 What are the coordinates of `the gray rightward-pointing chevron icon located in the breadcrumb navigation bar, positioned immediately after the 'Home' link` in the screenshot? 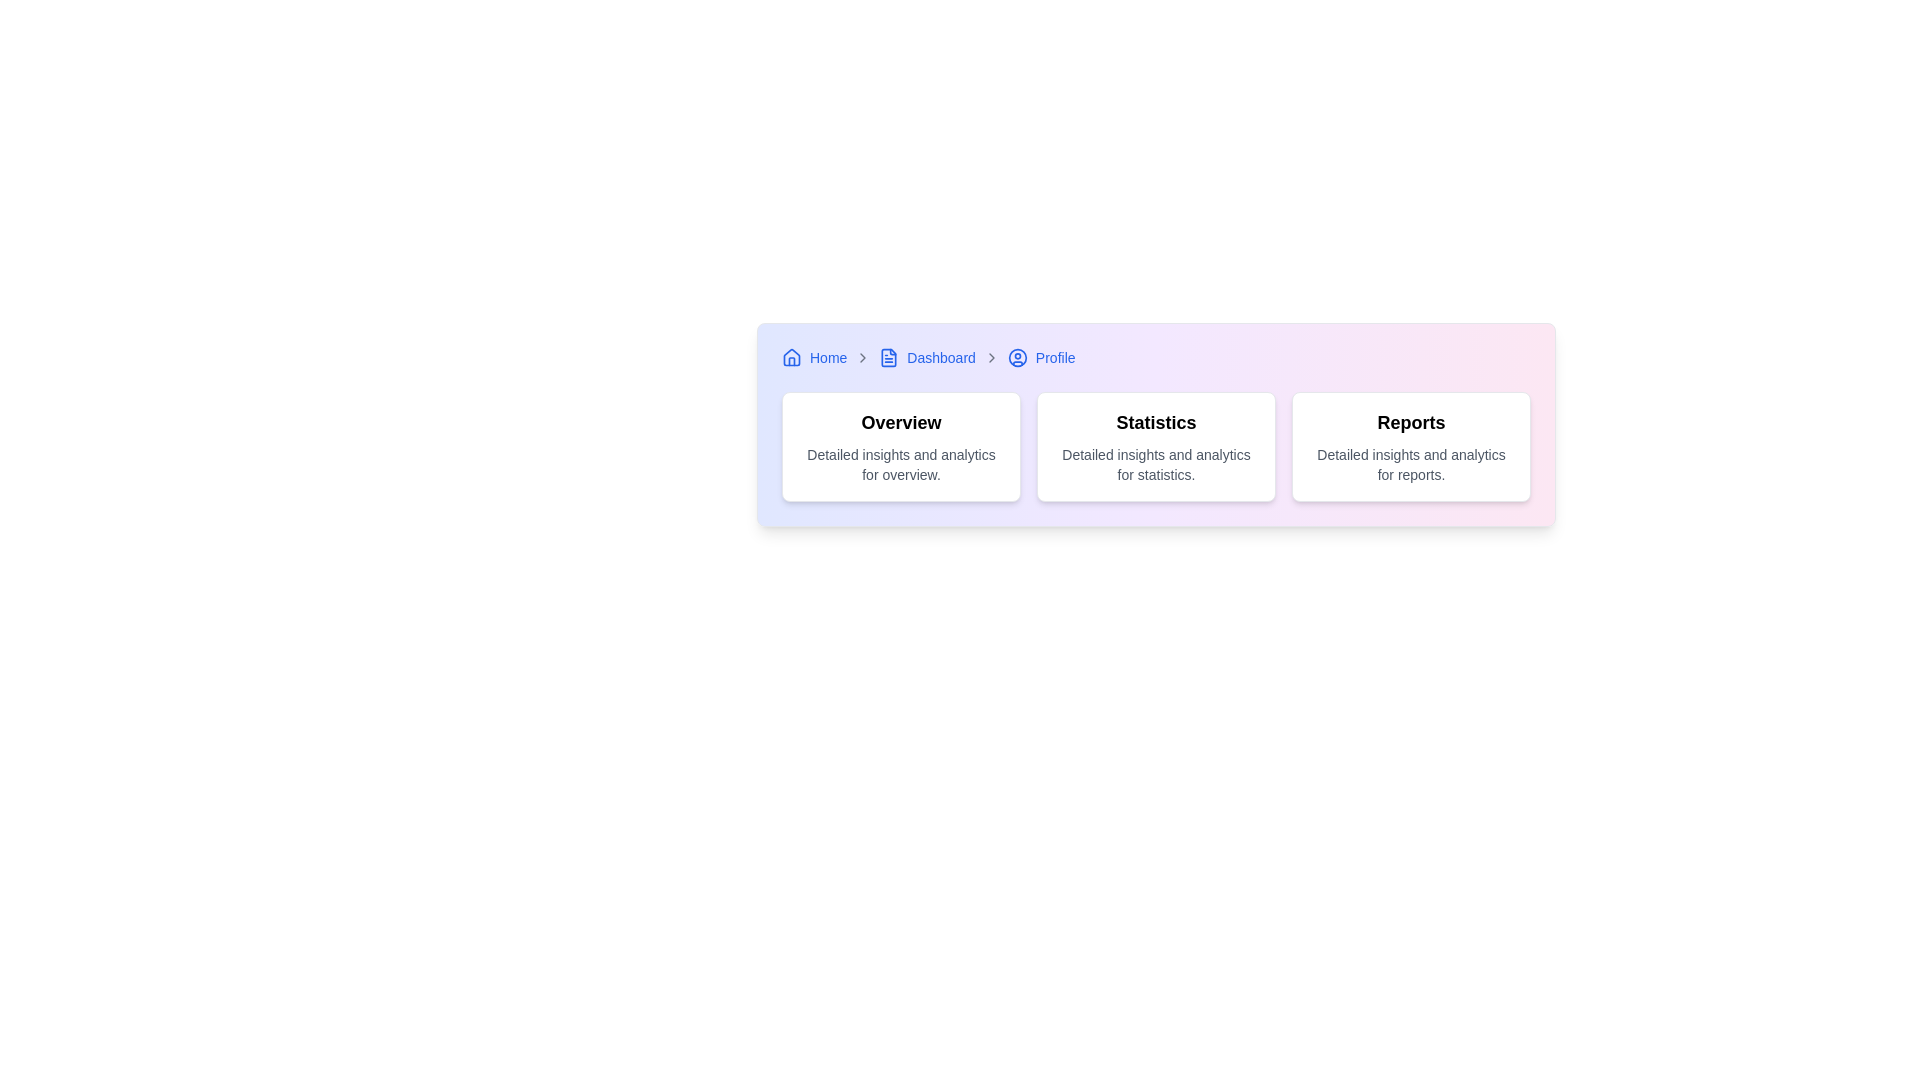 It's located at (863, 357).